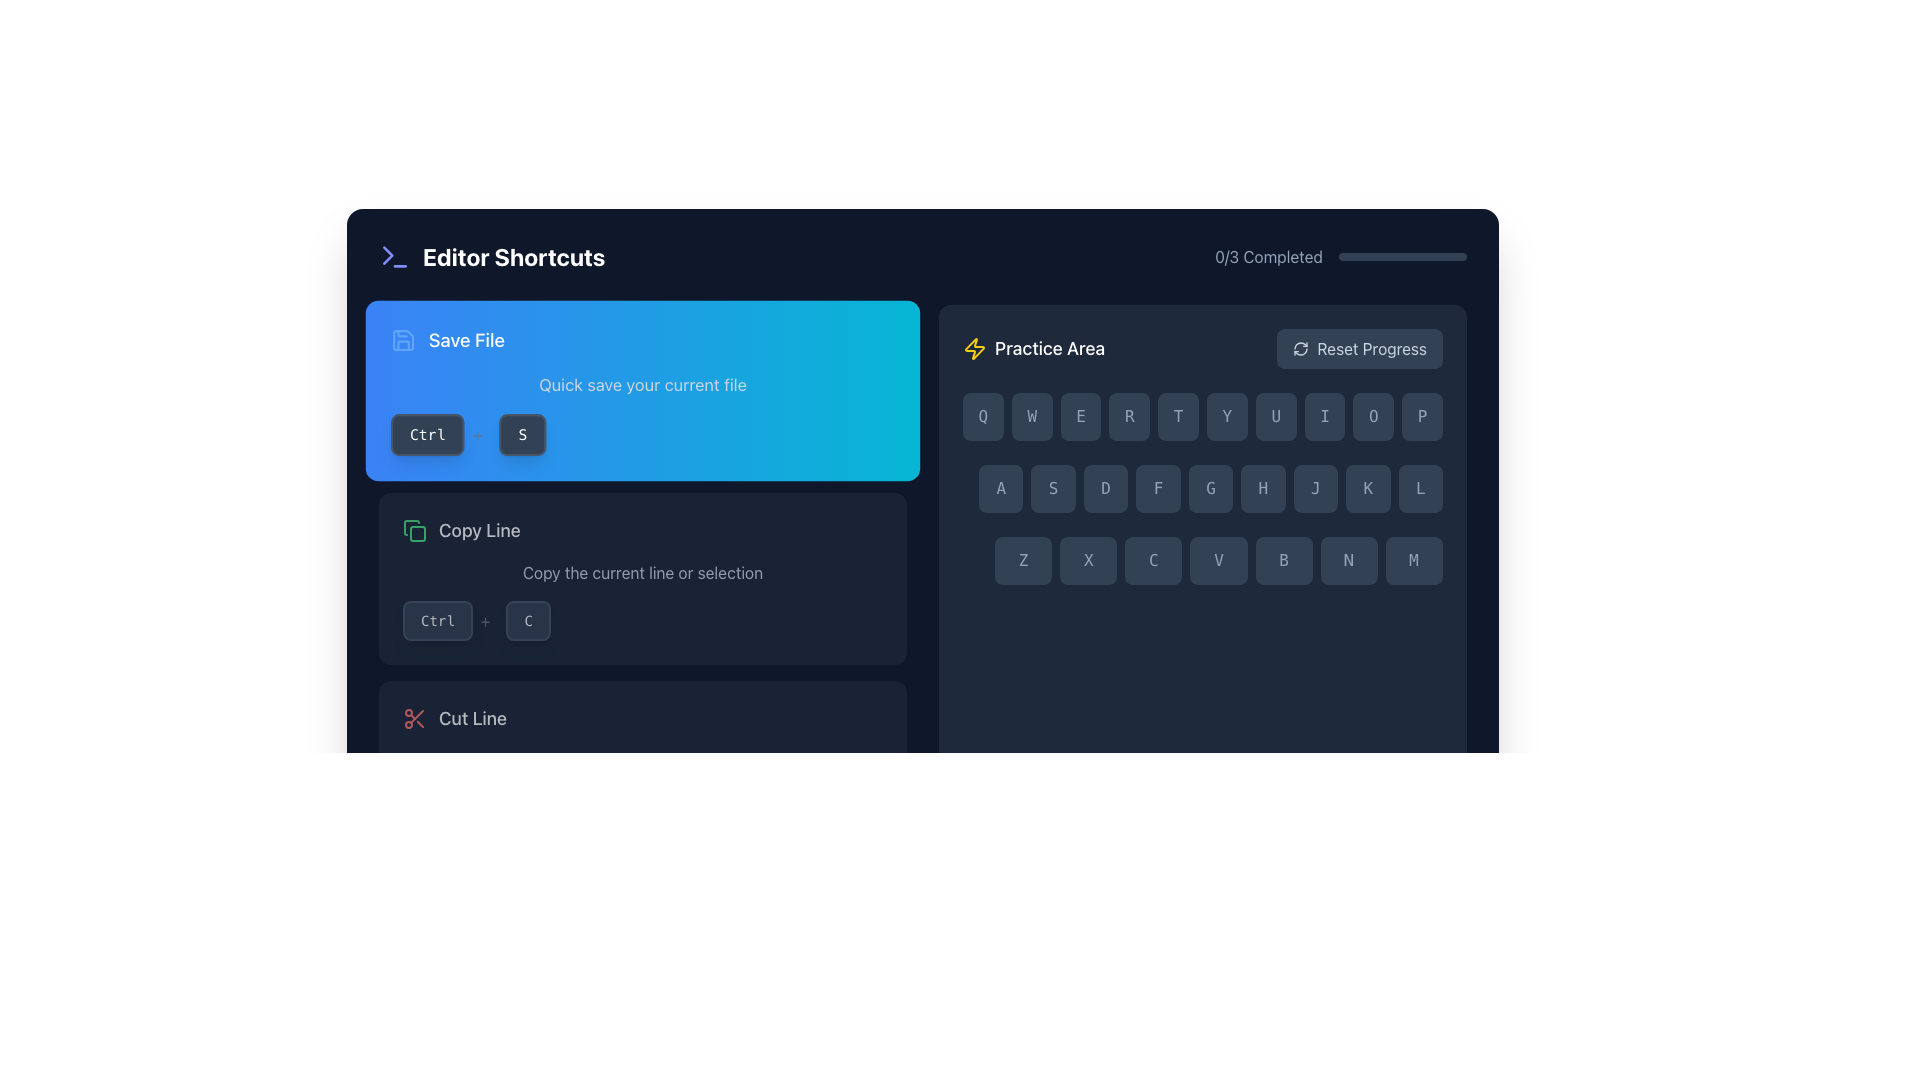  What do you see at coordinates (402, 339) in the screenshot?
I see `the 'Save File' button which contains the SVG icon representing the save action, located at the center of the button's icon` at bounding box center [402, 339].